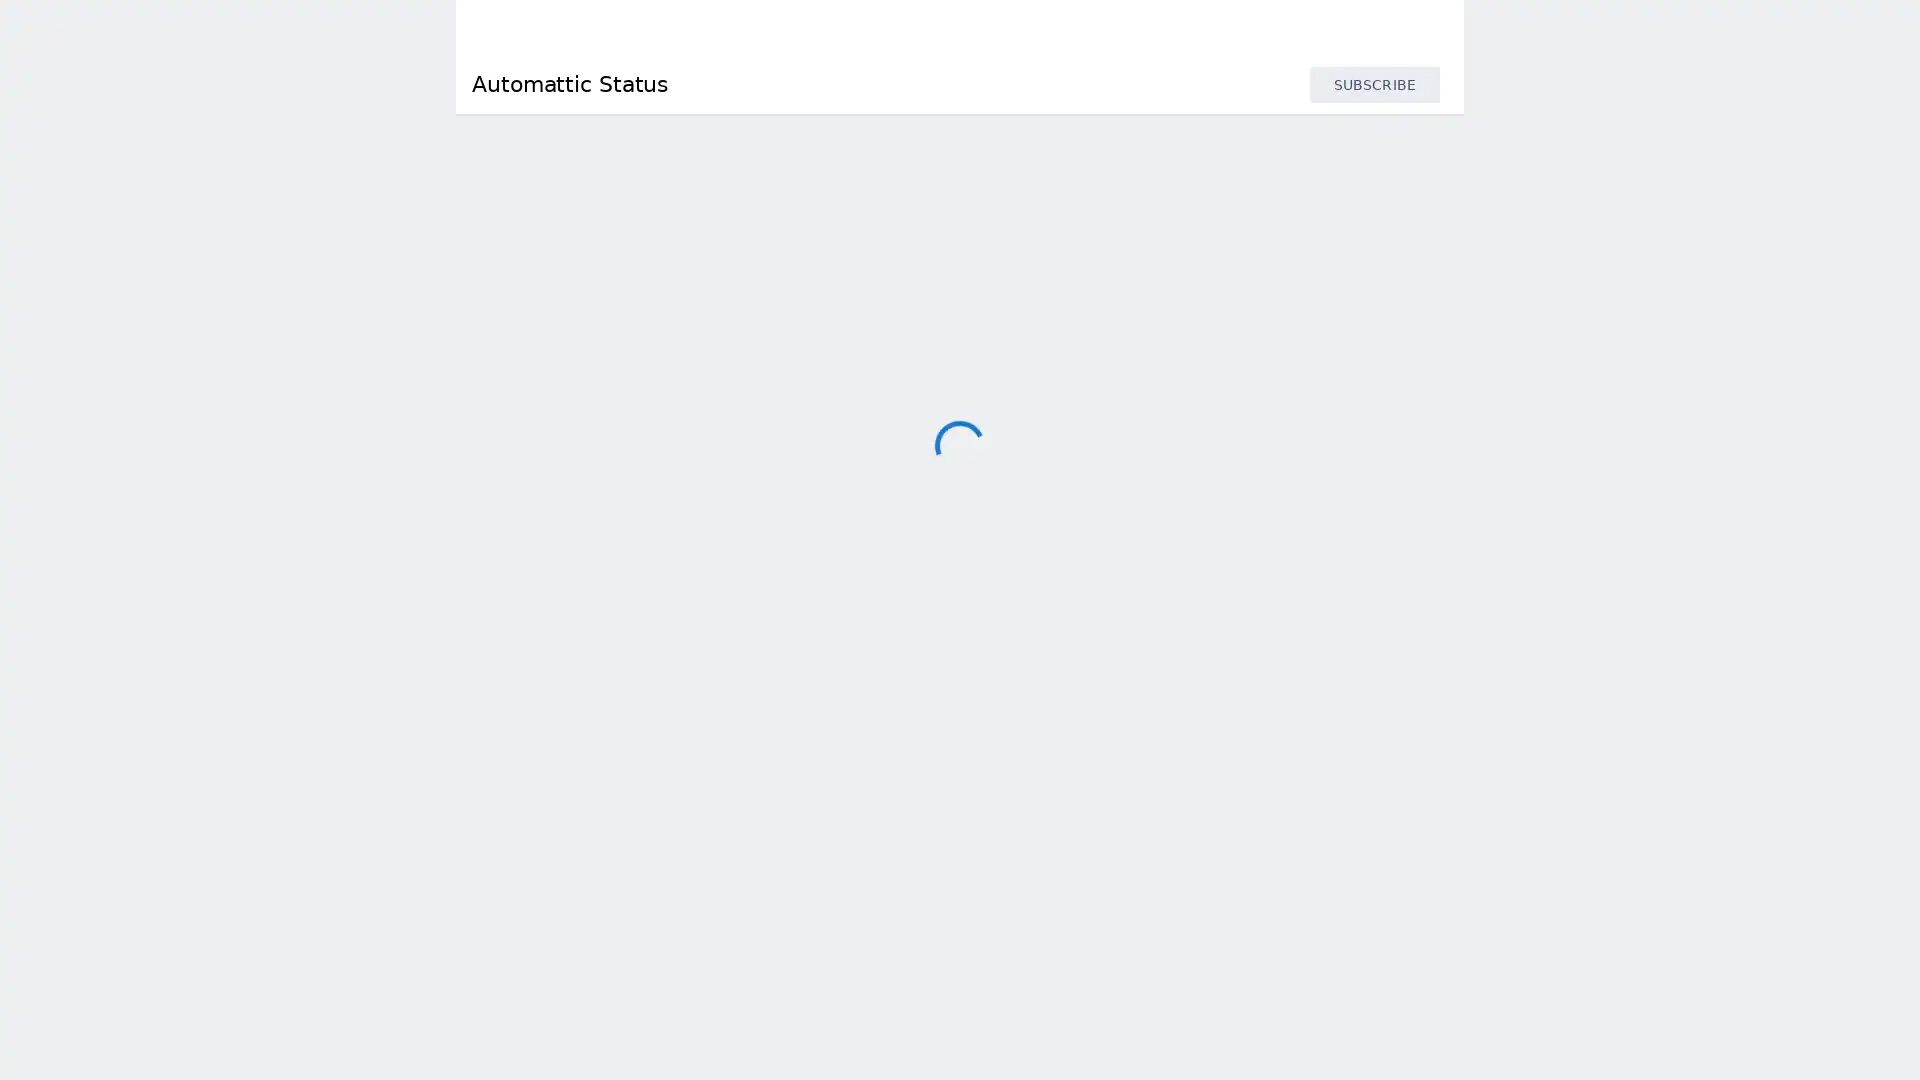  I want to click on Parse.ly Data Collection Response Time : 1.56 s, so click(838, 946).